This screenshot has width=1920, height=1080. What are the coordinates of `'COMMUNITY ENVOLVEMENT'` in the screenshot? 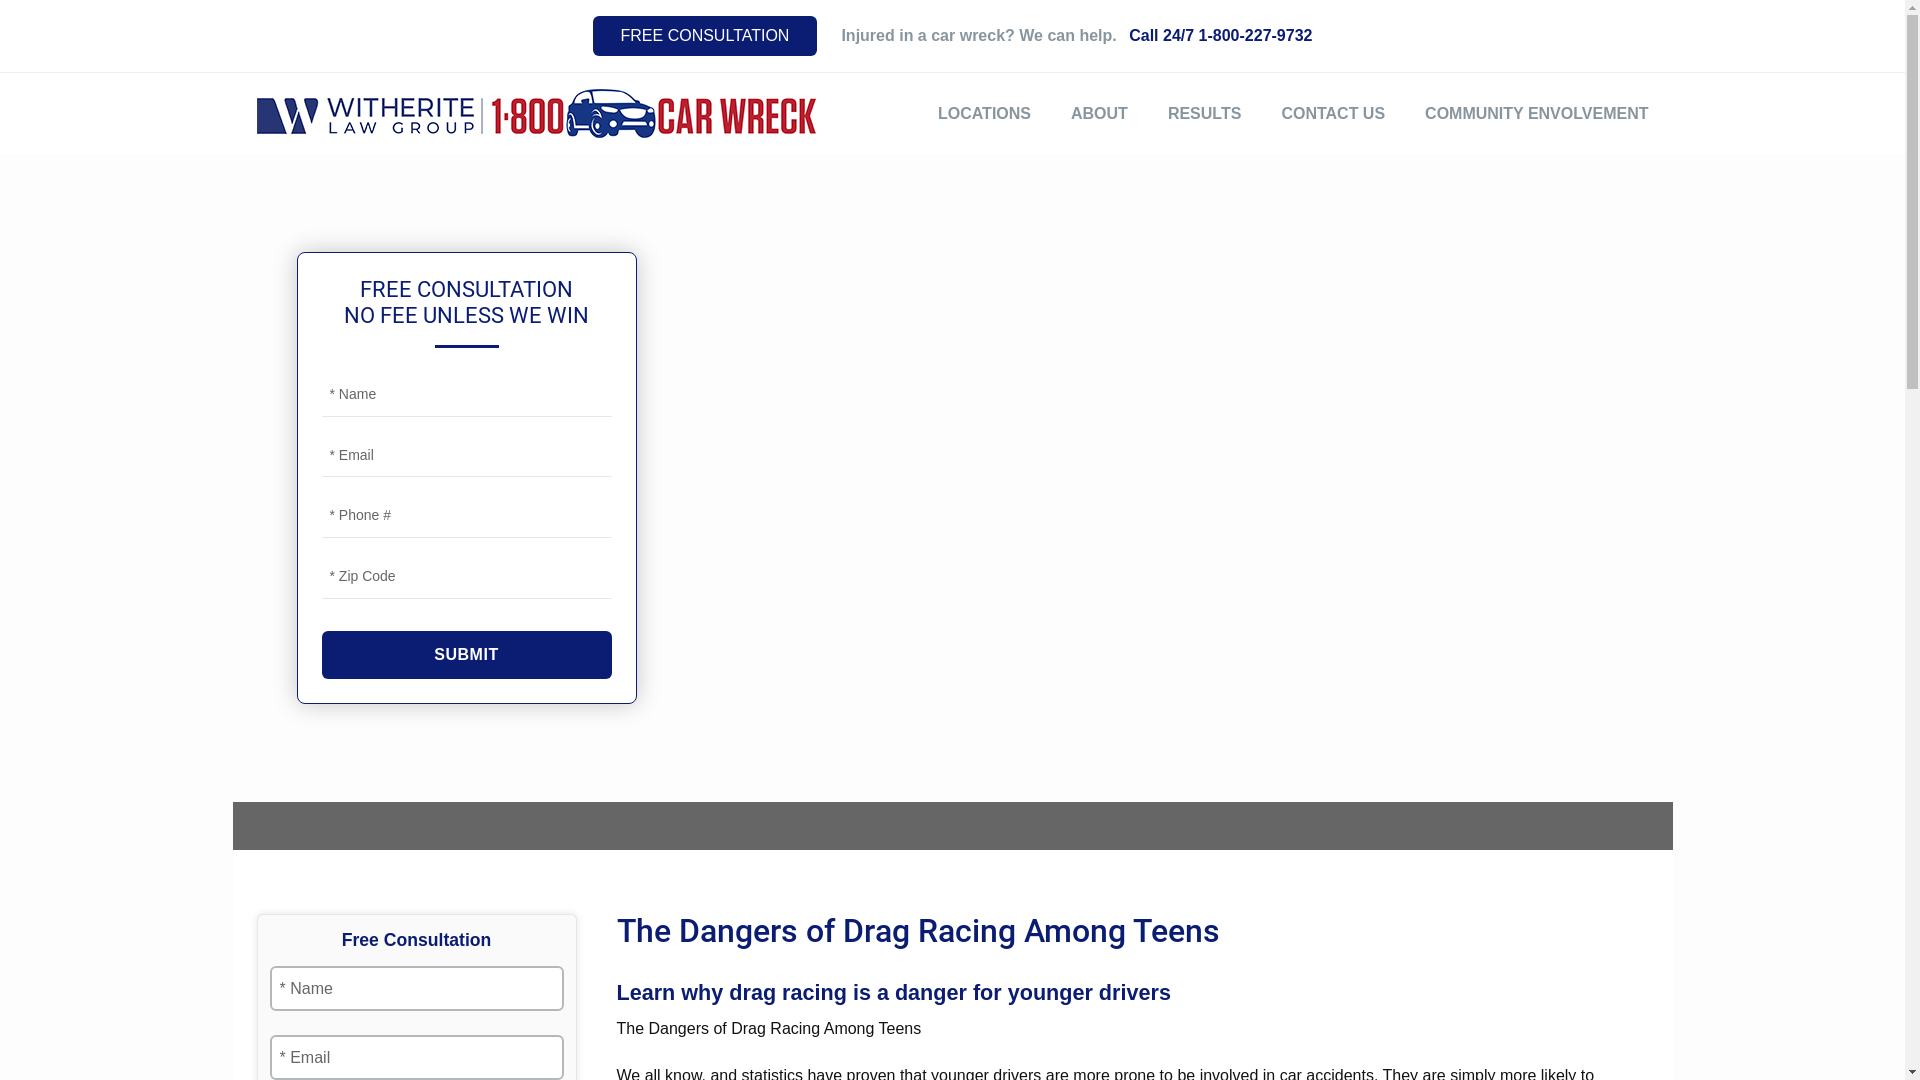 It's located at (1535, 114).